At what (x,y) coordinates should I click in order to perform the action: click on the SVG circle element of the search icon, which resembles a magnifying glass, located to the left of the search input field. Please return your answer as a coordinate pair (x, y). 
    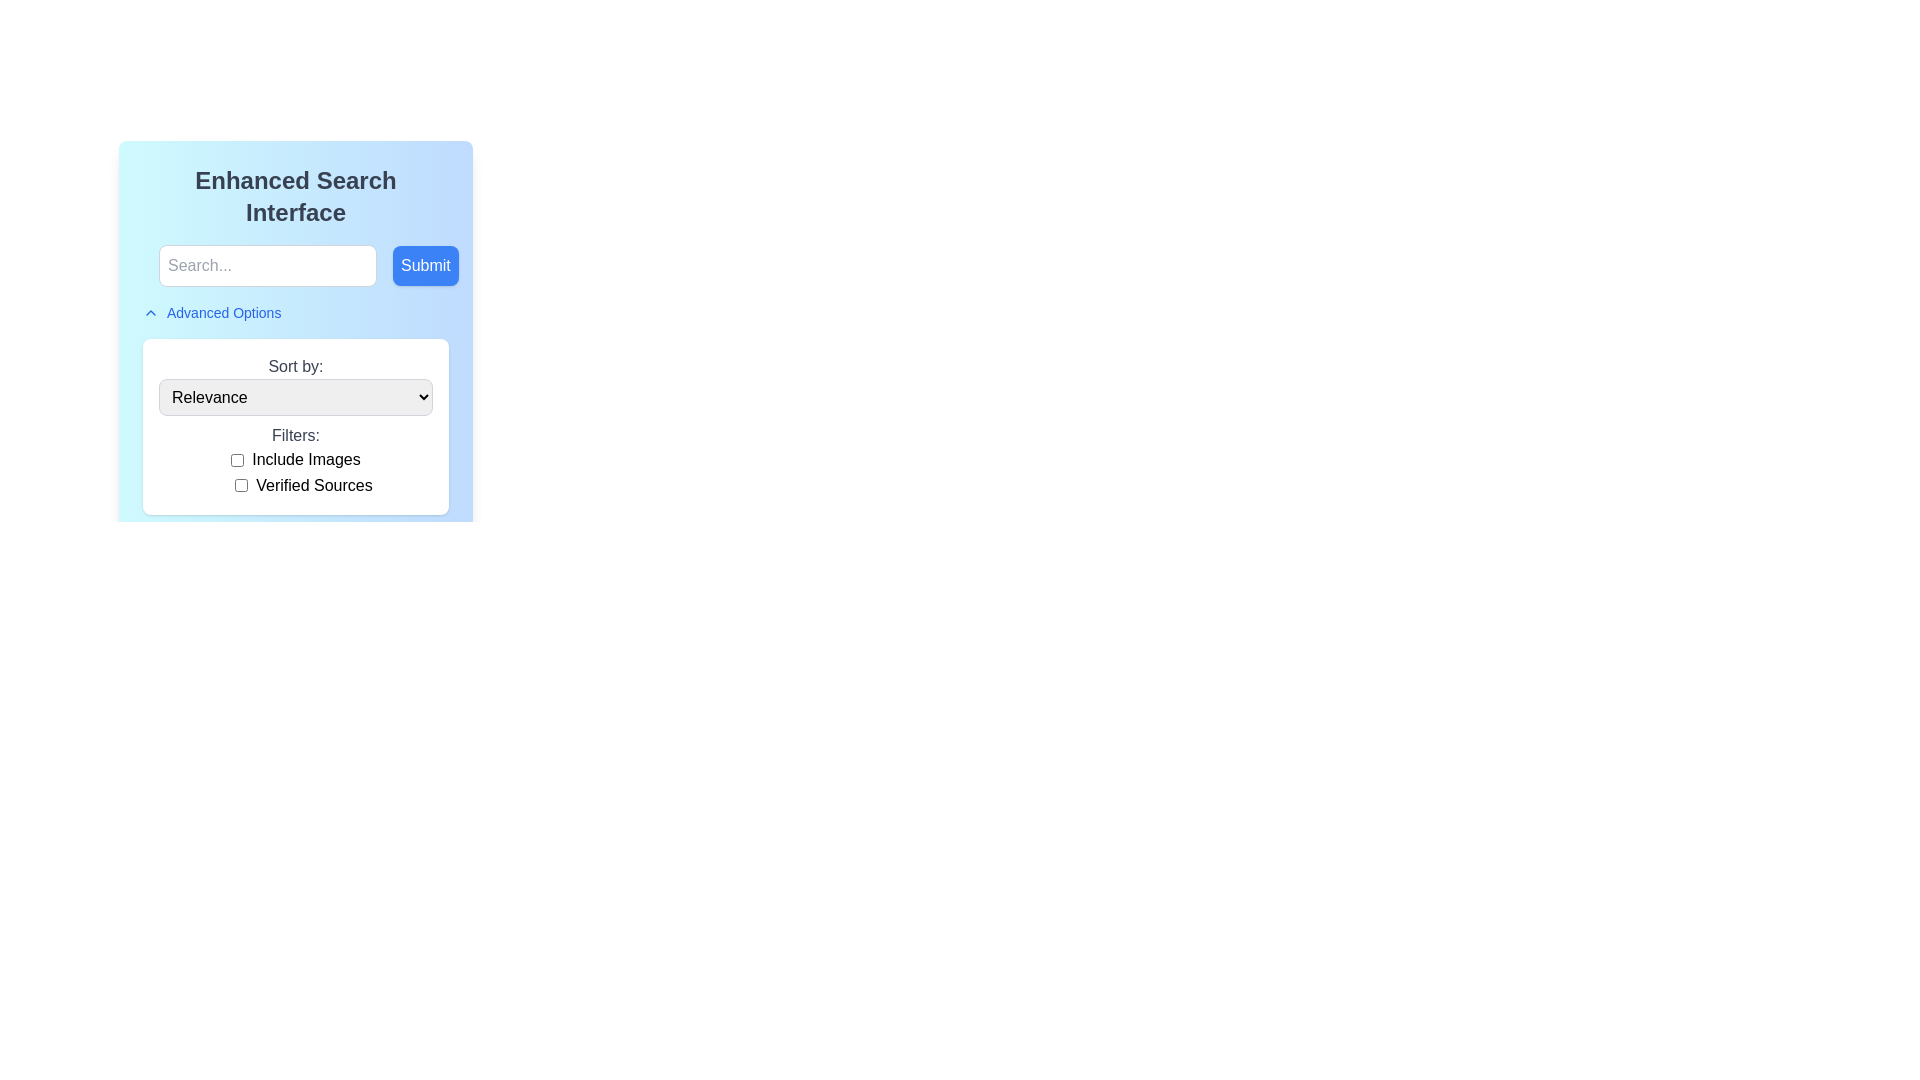
    Looking at the image, I should click on (152, 264).